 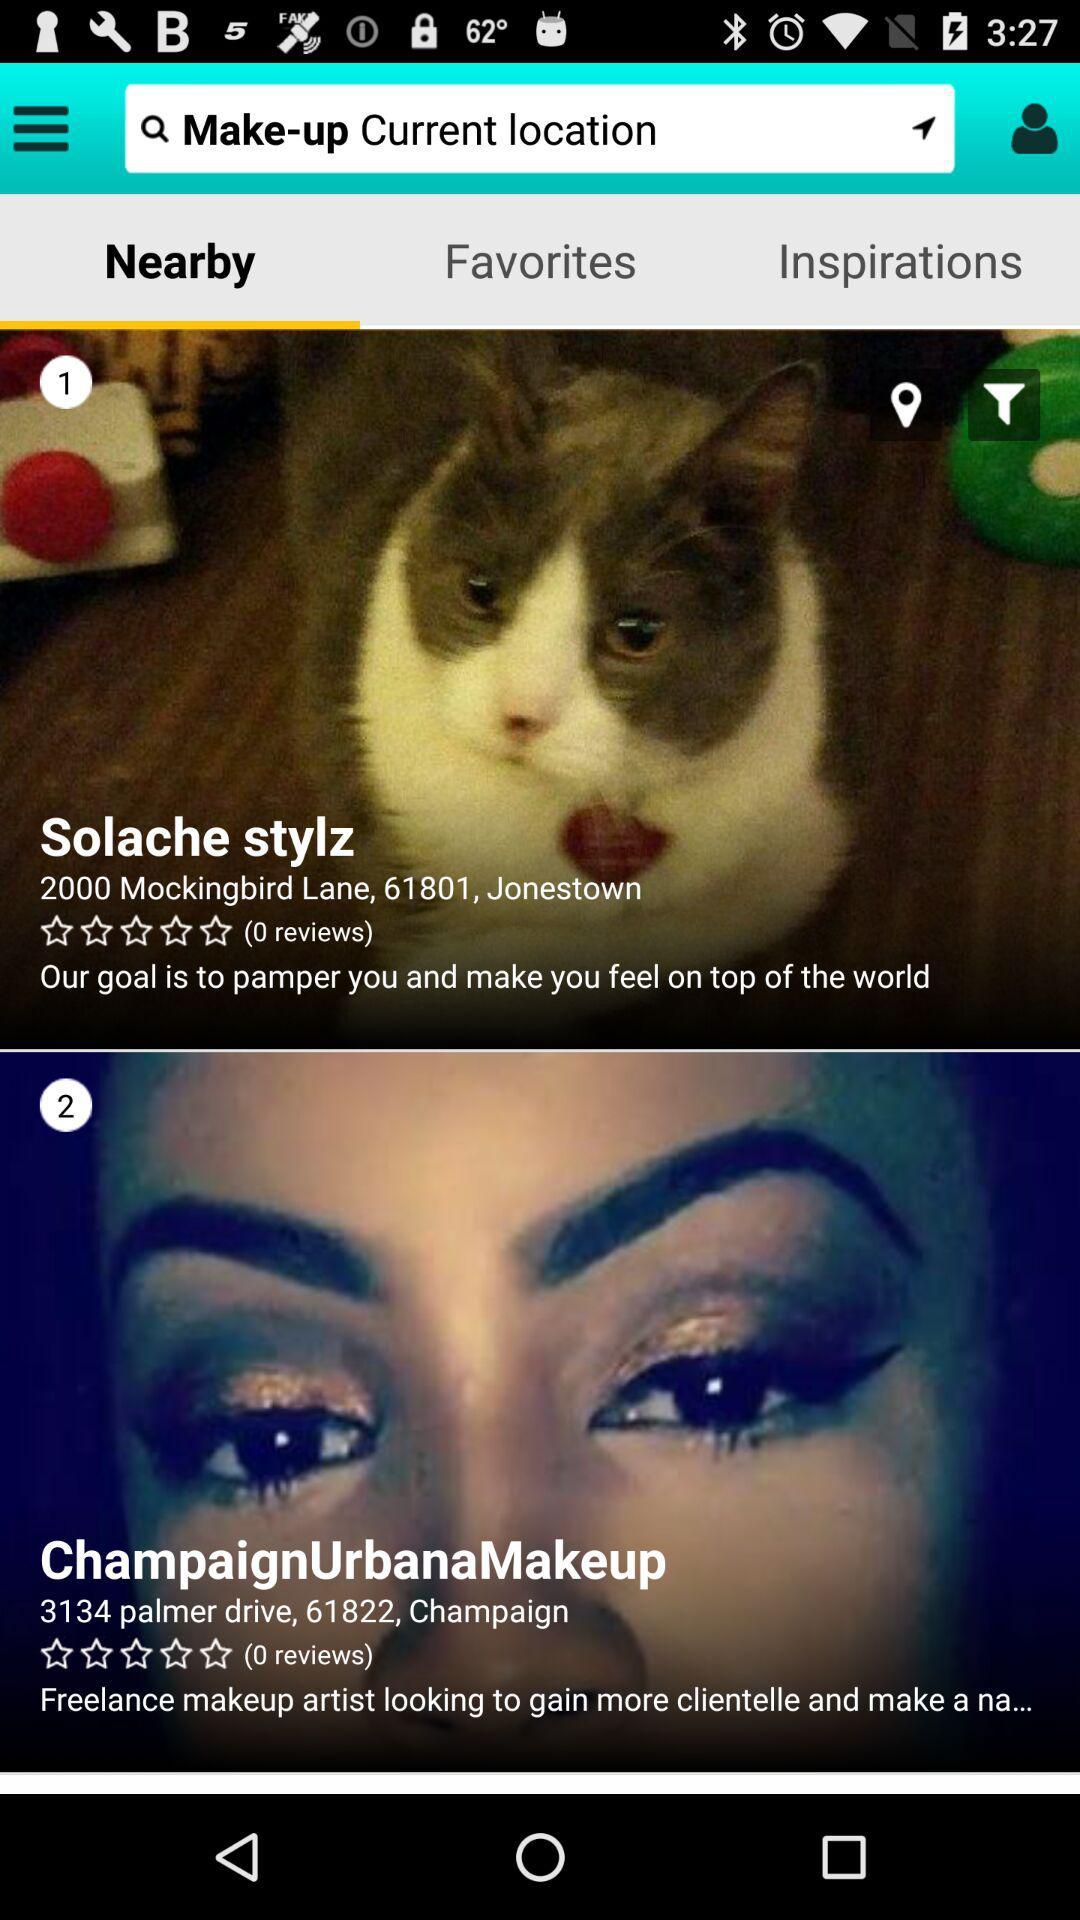 What do you see at coordinates (906, 403) in the screenshot?
I see `the location icon which is beside filter icon` at bounding box center [906, 403].